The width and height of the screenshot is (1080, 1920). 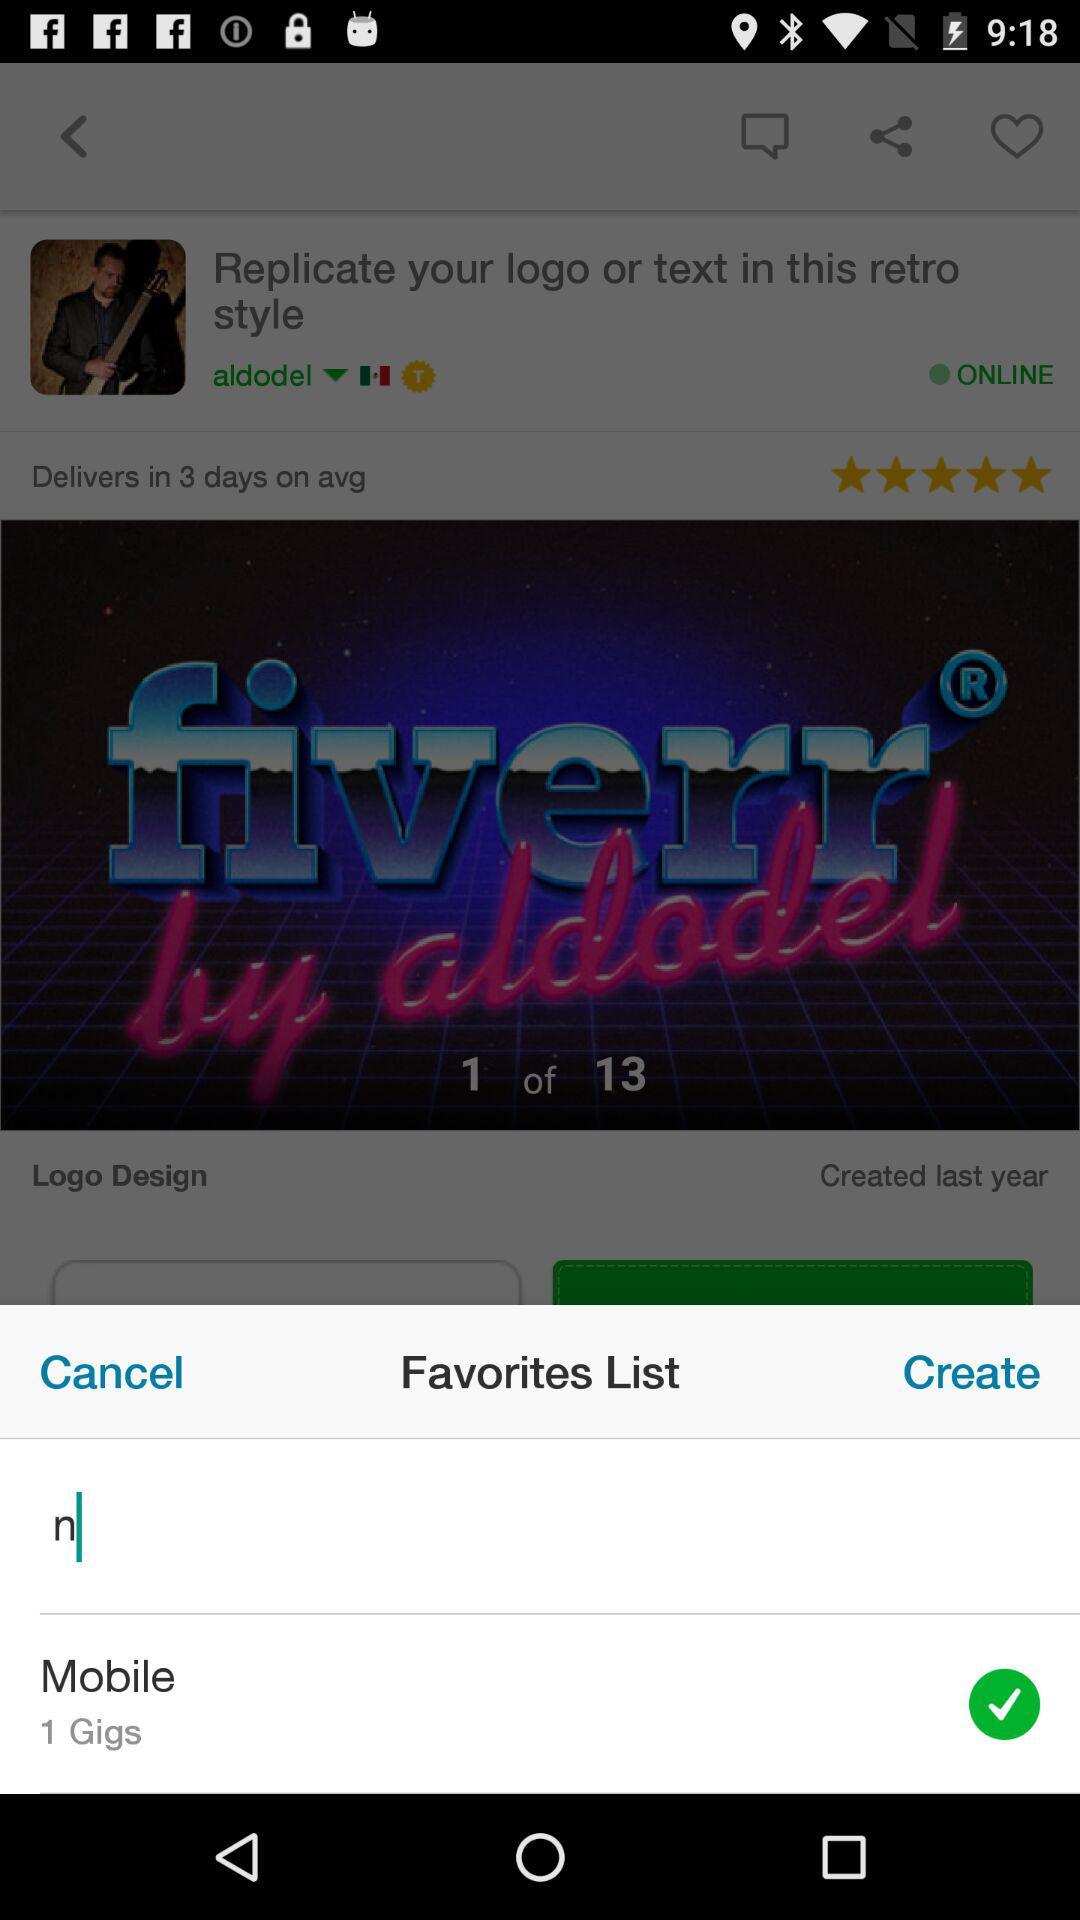 I want to click on the cancel, so click(x=111, y=1370).